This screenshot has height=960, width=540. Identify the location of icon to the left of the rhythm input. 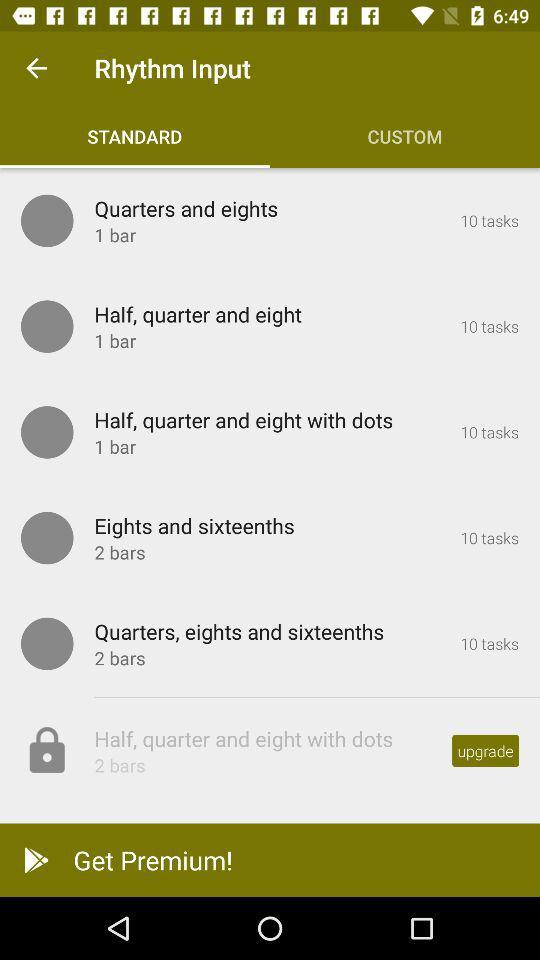
(36, 68).